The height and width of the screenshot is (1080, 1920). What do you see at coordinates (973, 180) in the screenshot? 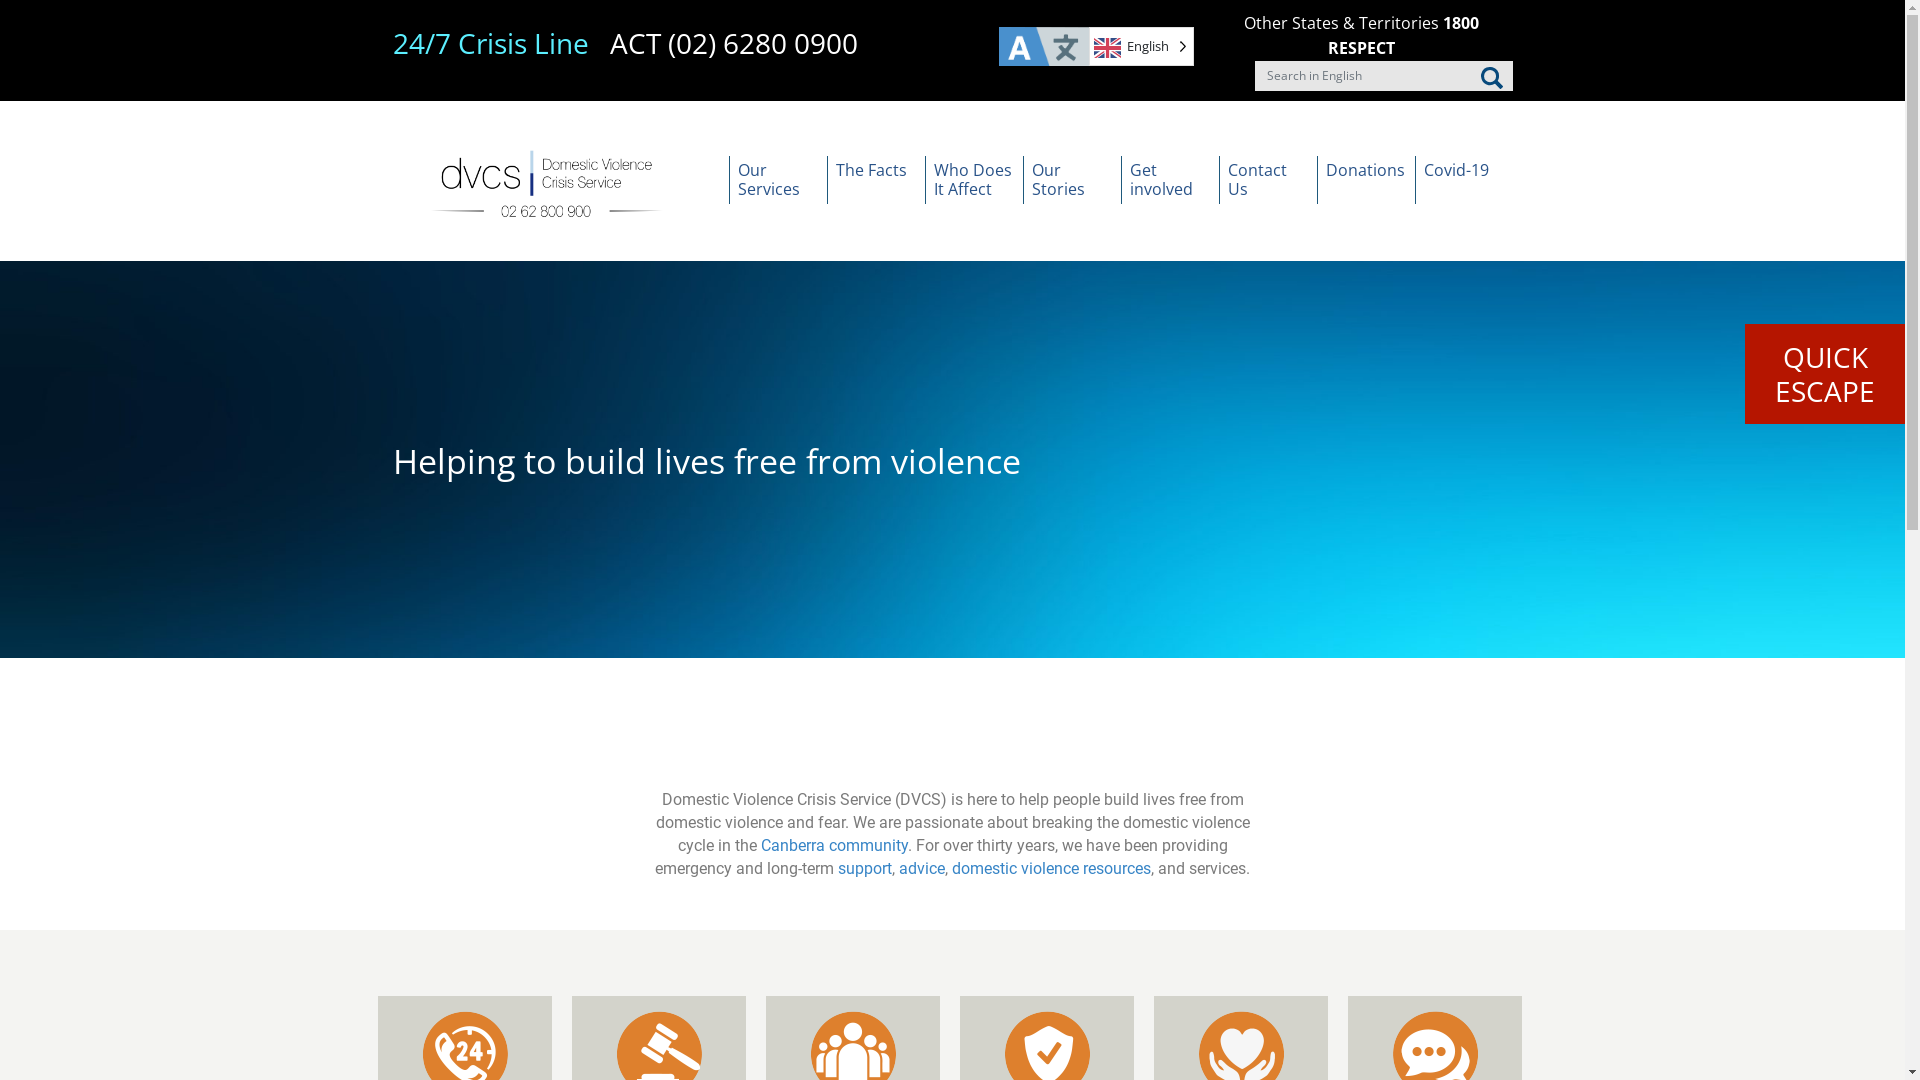
I see `'Who Does It Affect'` at bounding box center [973, 180].